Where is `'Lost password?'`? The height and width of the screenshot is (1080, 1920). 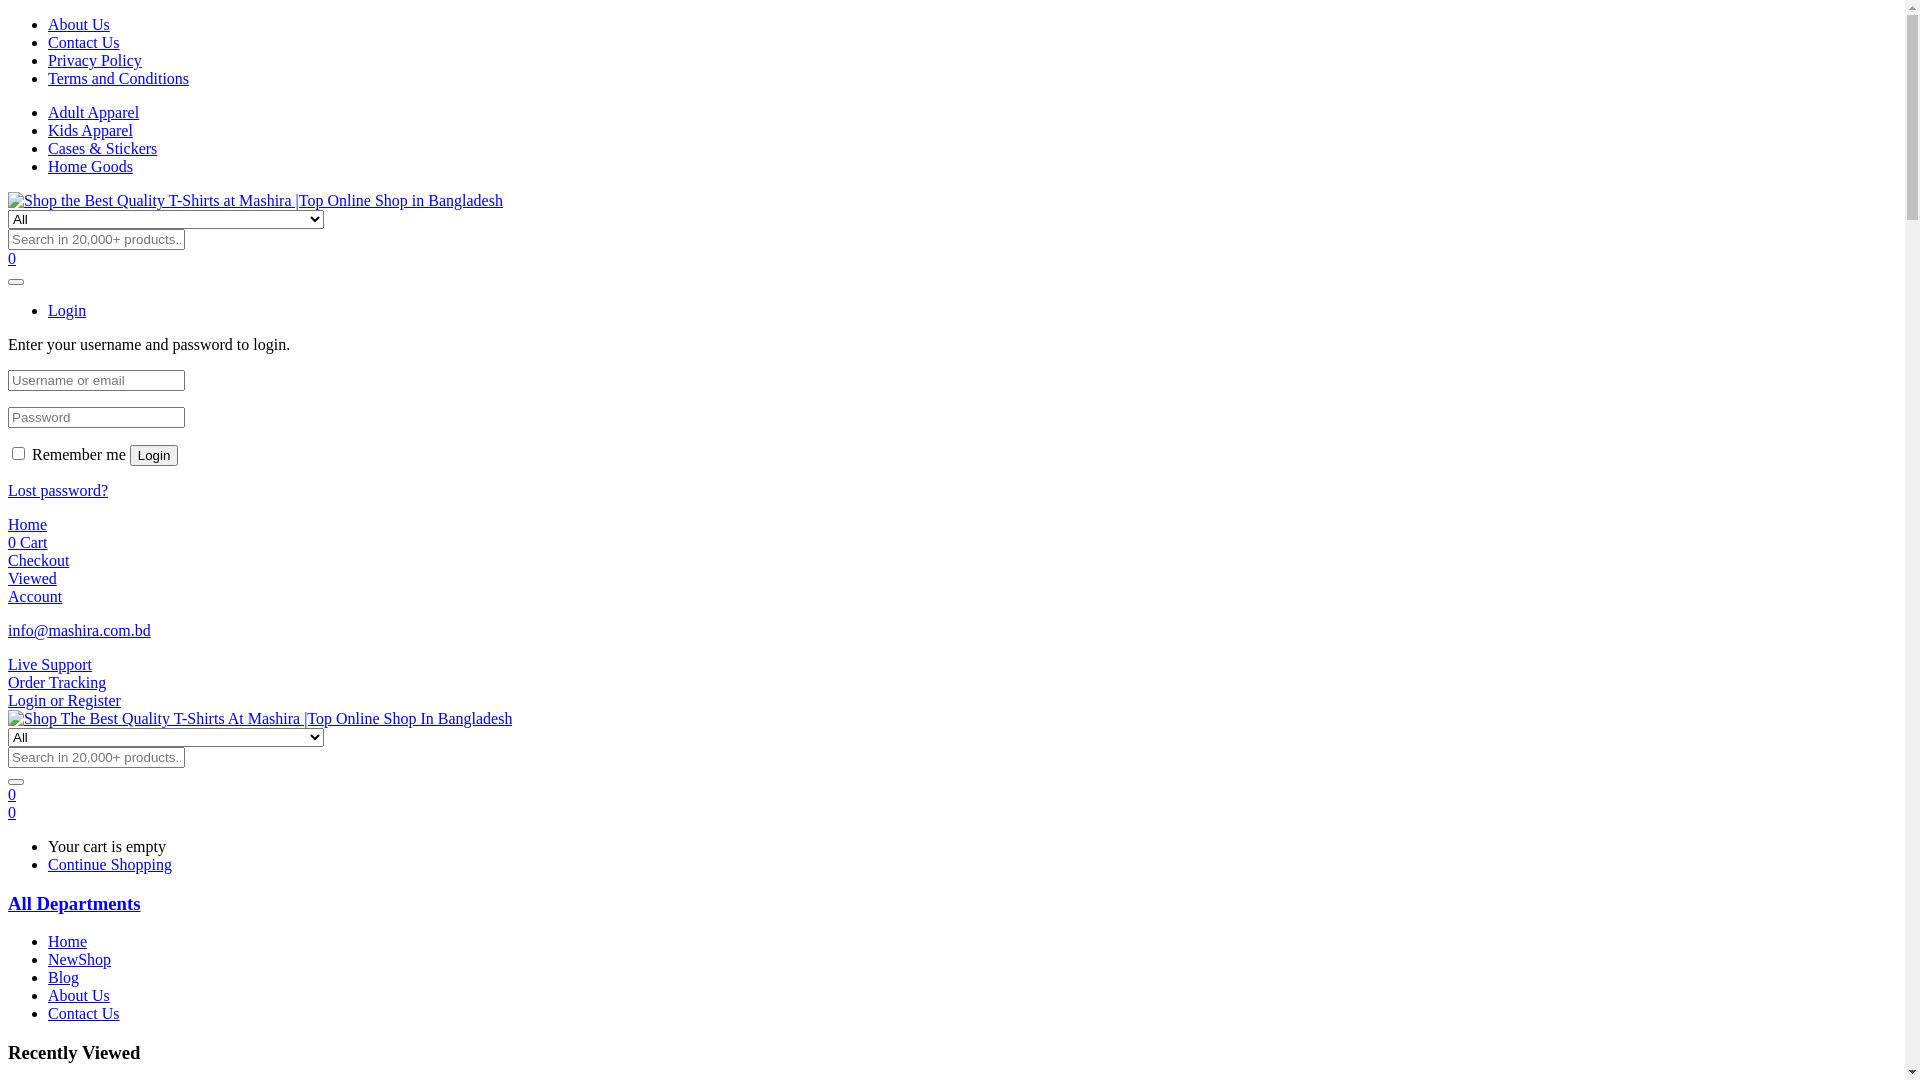 'Lost password?' is located at coordinates (57, 490).